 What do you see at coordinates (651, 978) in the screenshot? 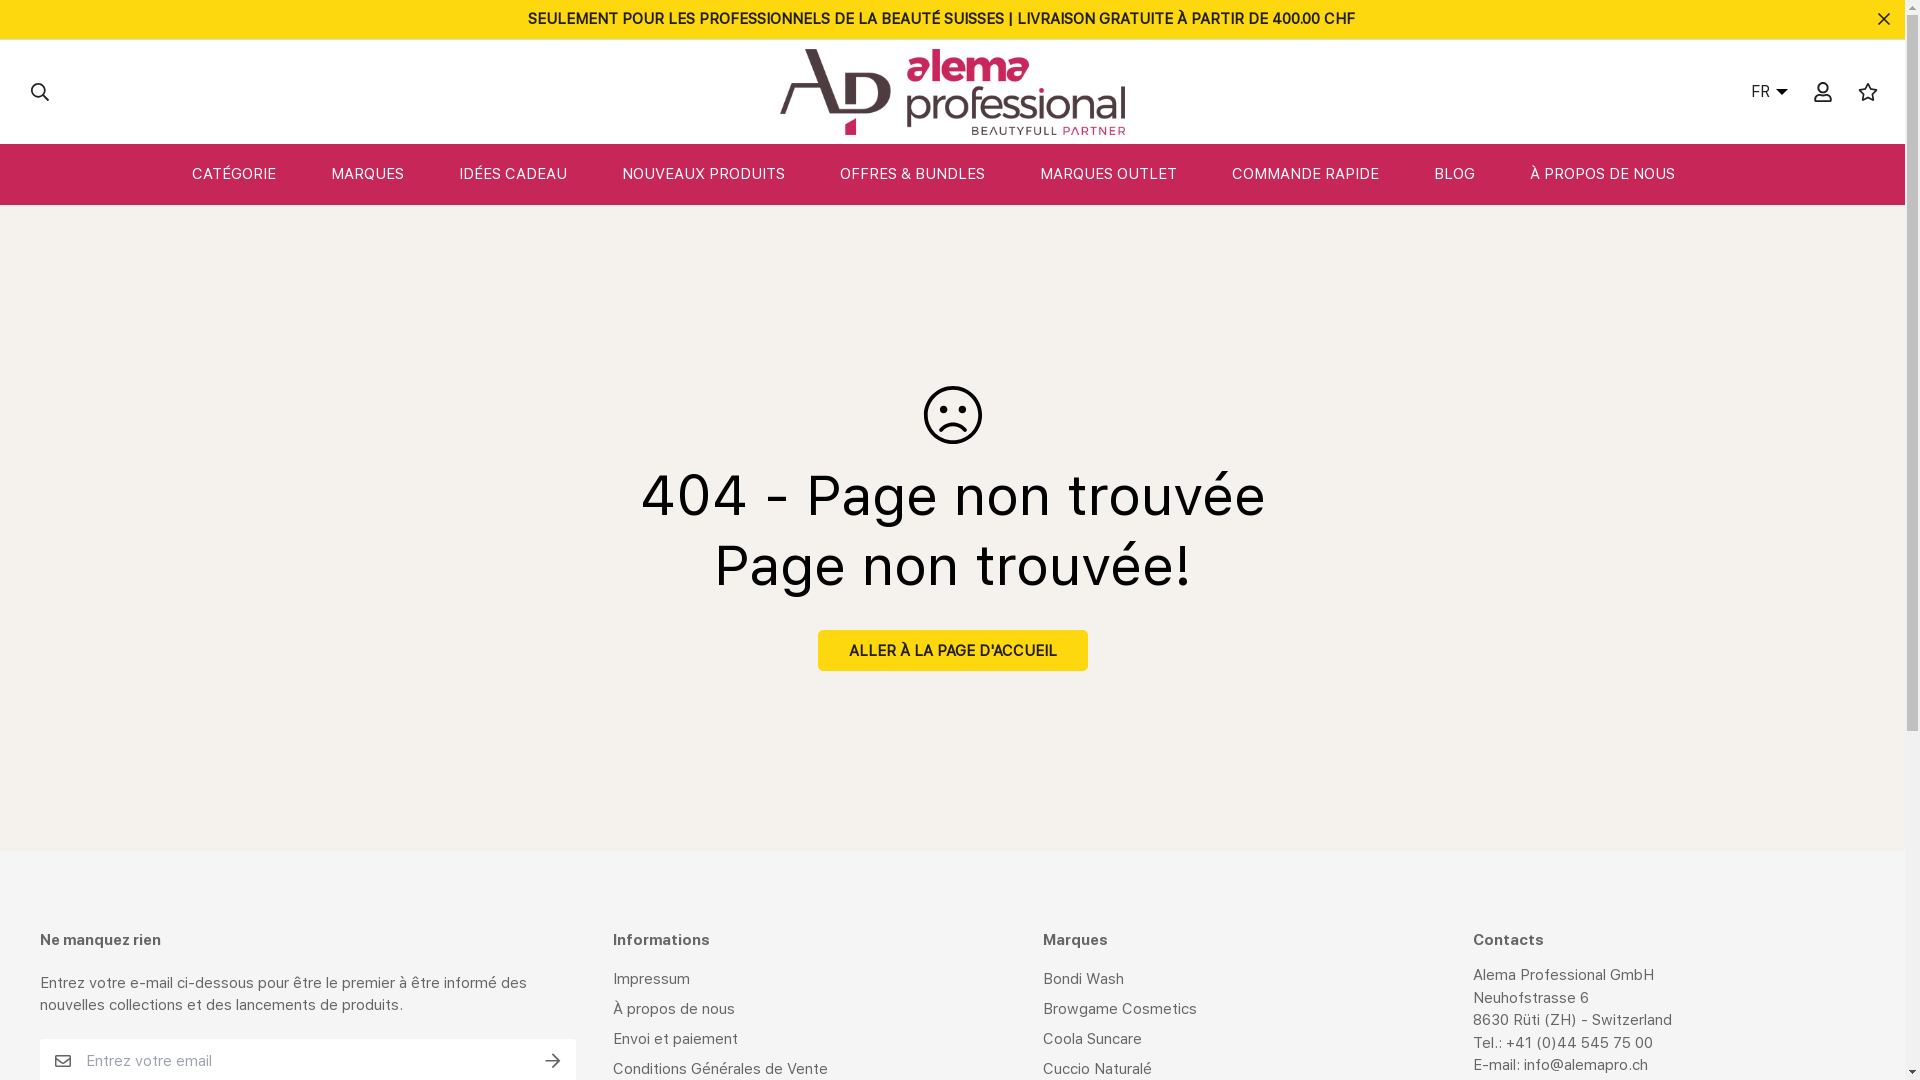
I see `'Impressum'` at bounding box center [651, 978].